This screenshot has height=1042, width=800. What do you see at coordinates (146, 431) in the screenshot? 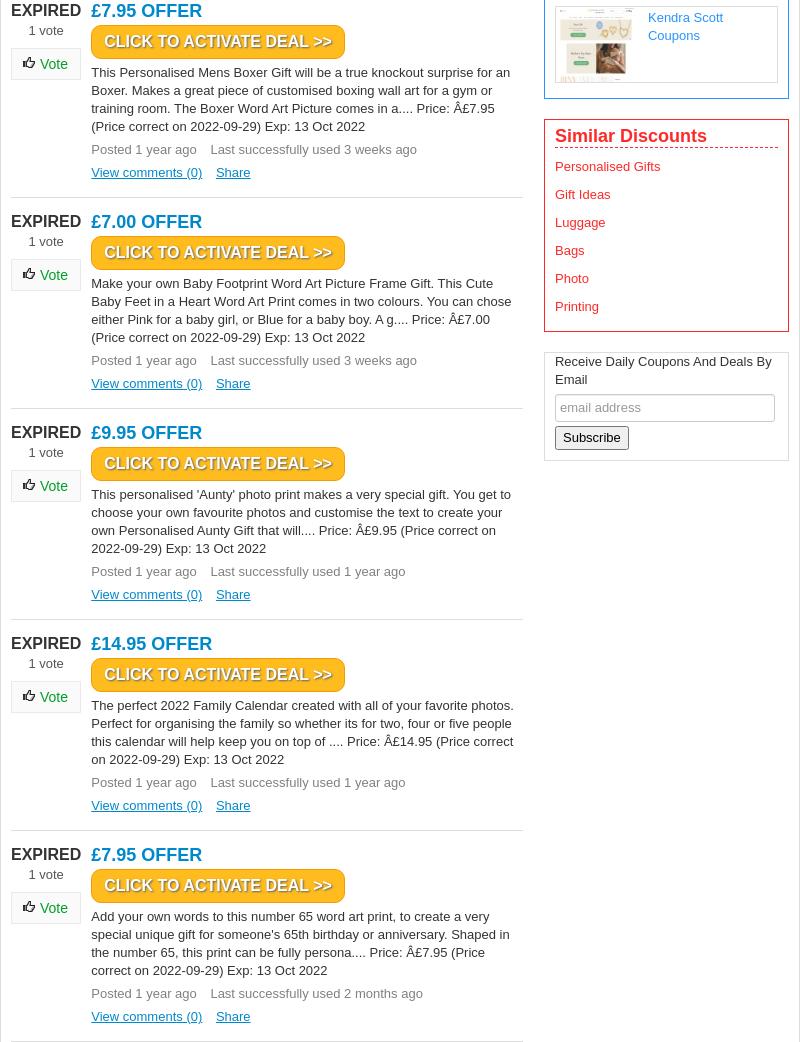
I see `'£9.95 OFFER'` at bounding box center [146, 431].